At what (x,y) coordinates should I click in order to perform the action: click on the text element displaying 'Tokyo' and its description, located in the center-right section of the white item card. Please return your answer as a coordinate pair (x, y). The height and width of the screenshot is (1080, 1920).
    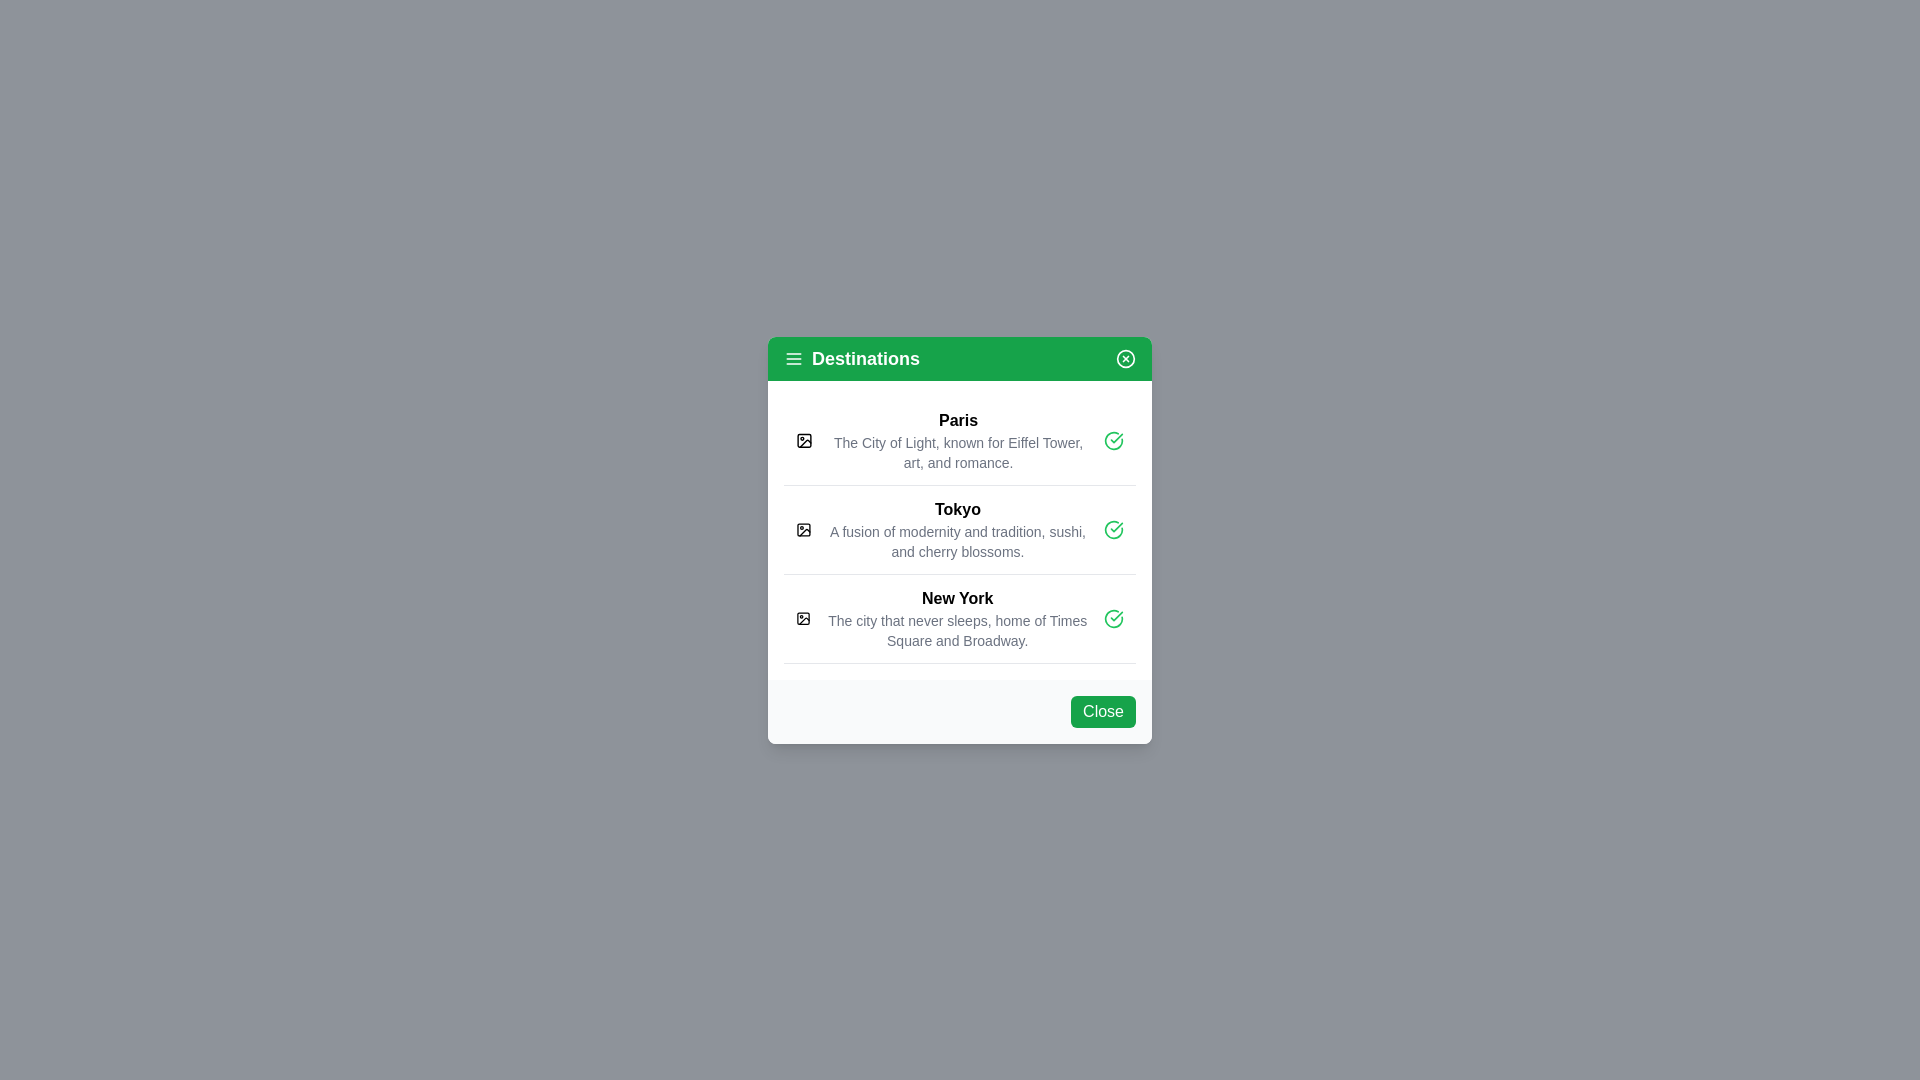
    Looking at the image, I should click on (956, 528).